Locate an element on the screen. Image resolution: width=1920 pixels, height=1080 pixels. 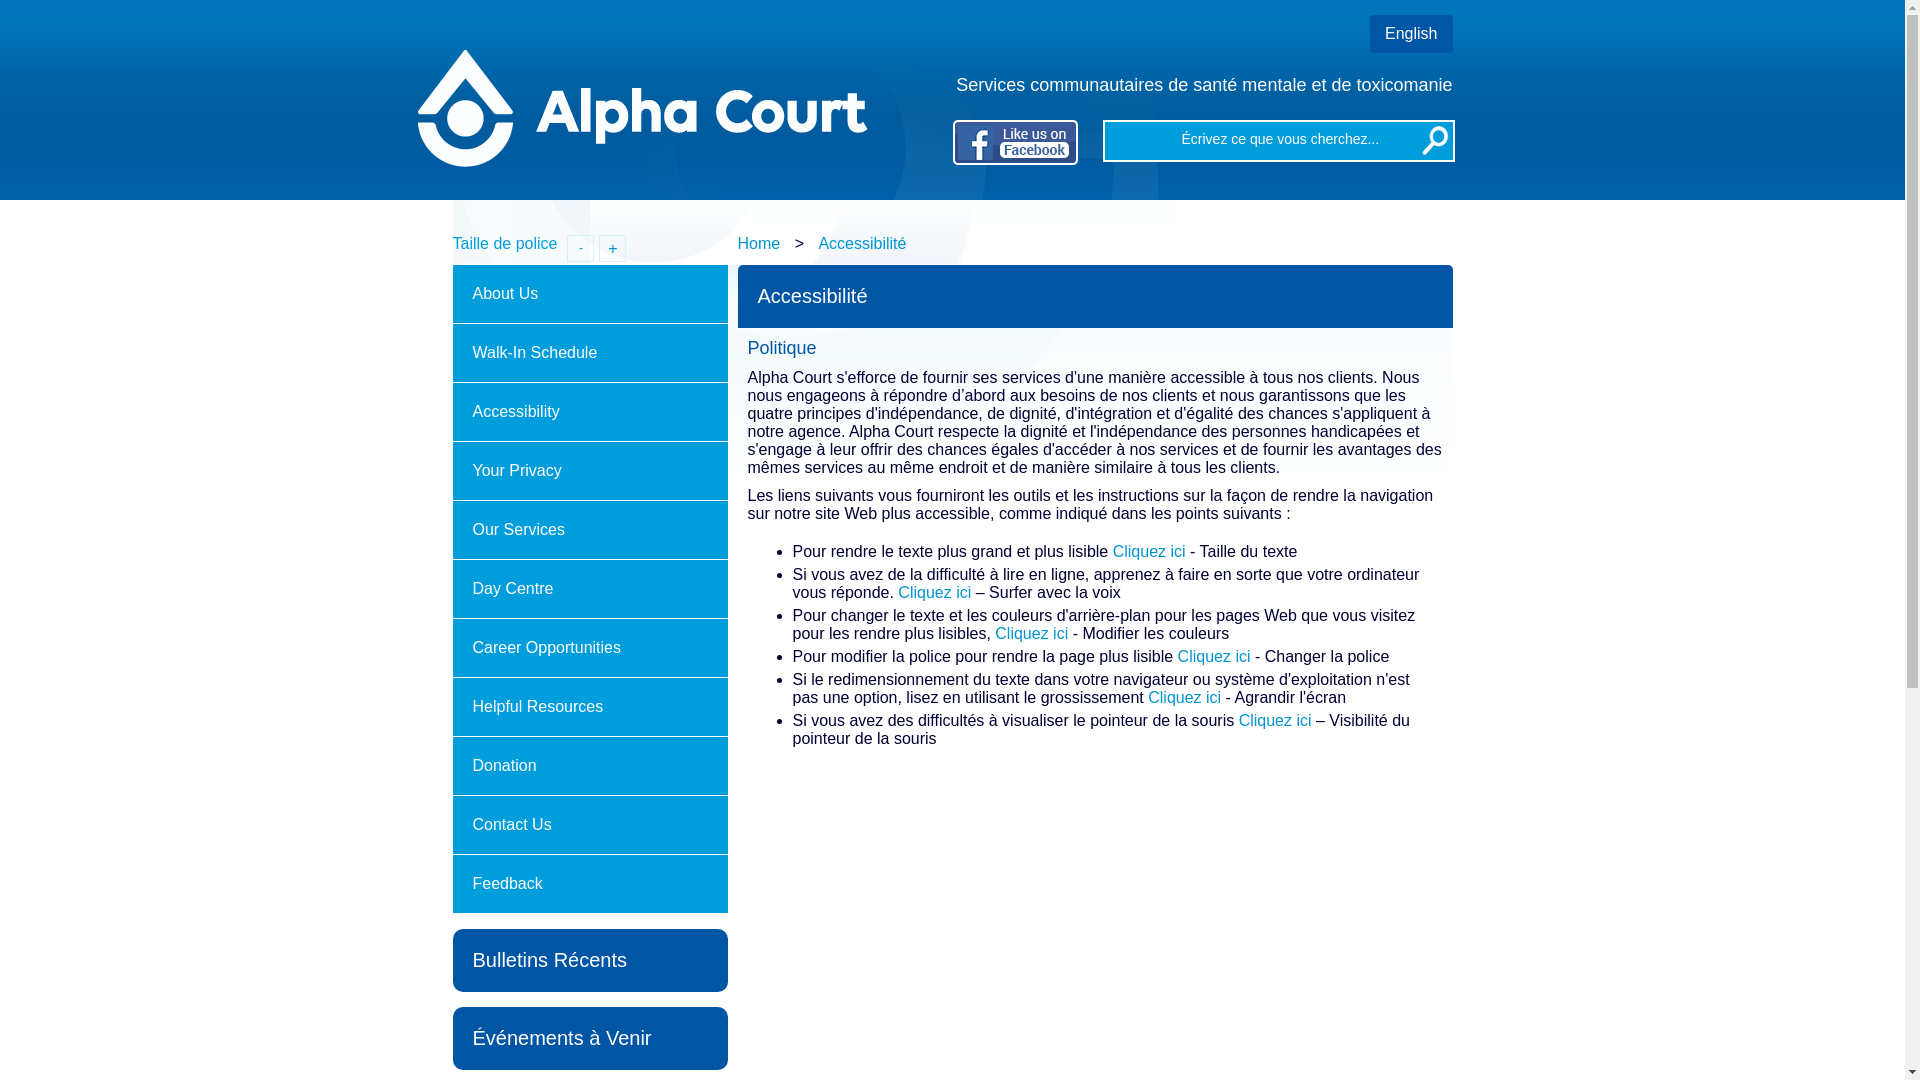
'Accessibility' is located at coordinates (450, 411).